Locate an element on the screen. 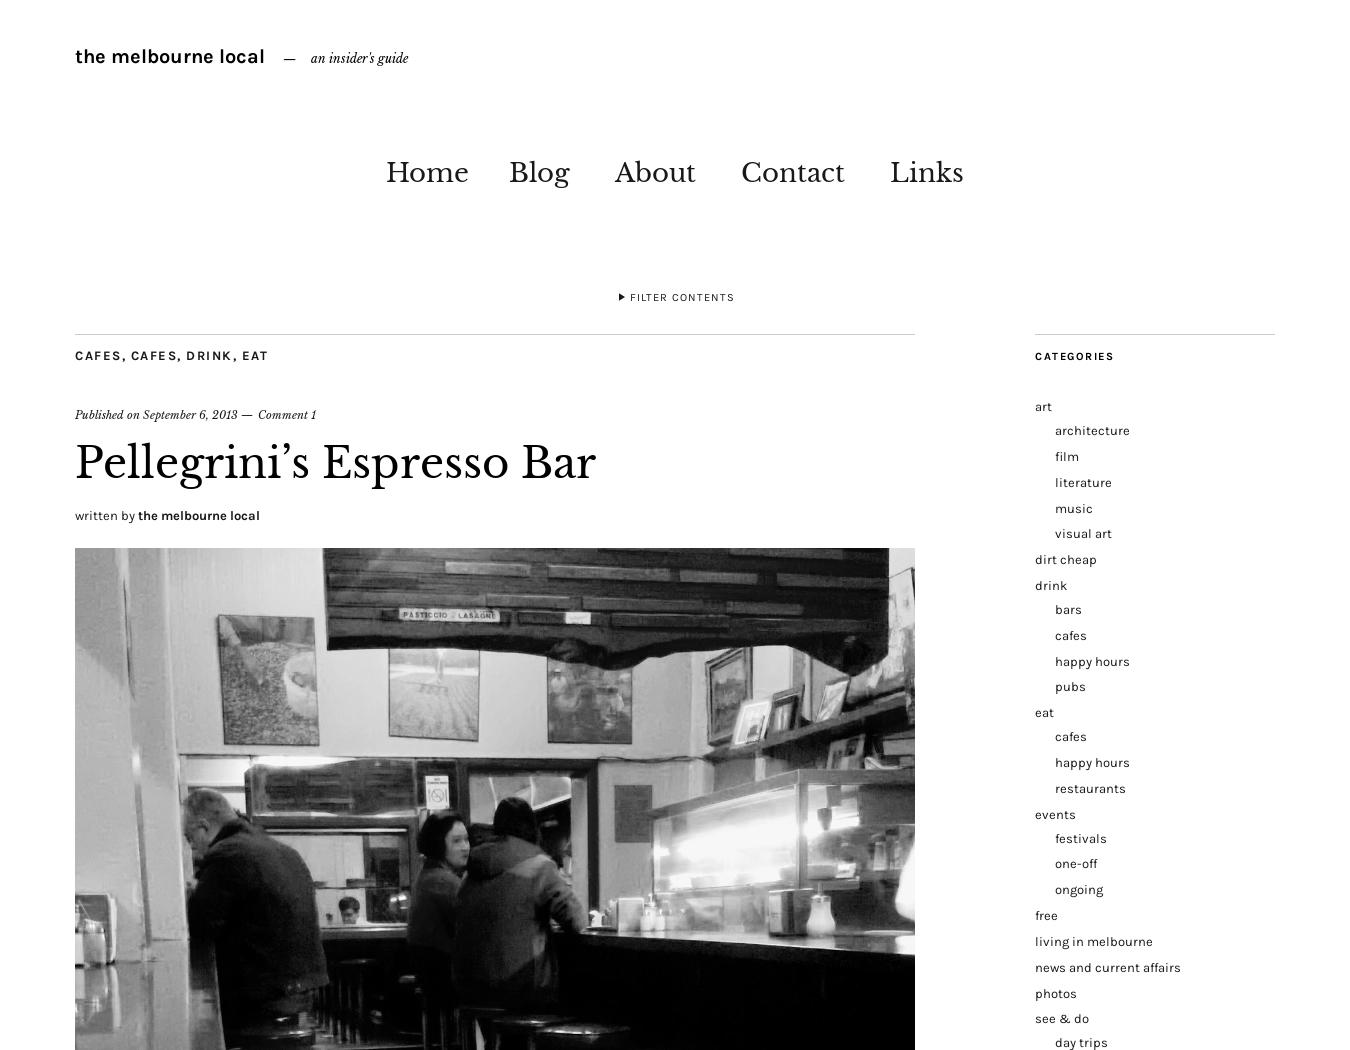 The image size is (1350, 1050). 'Links' is located at coordinates (926, 173).